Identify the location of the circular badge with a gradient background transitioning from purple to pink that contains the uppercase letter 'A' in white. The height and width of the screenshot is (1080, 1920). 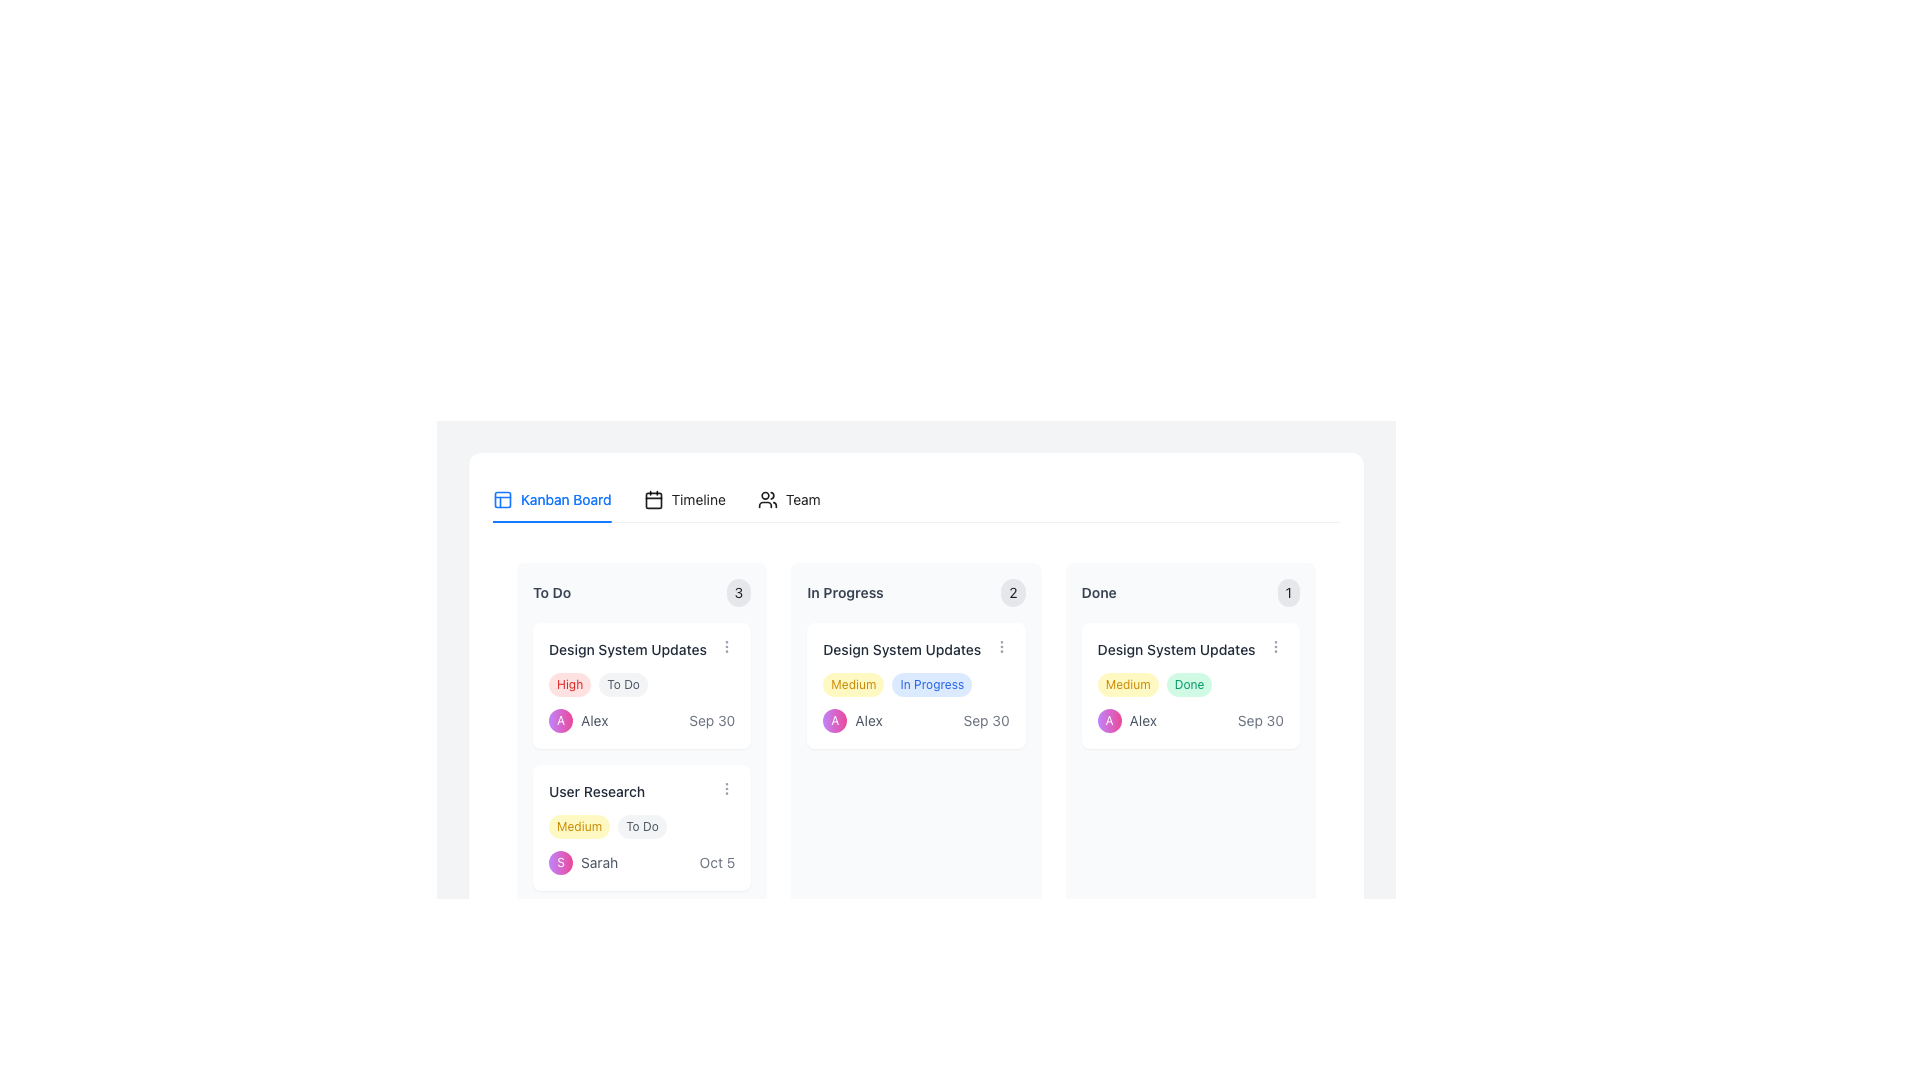
(1108, 721).